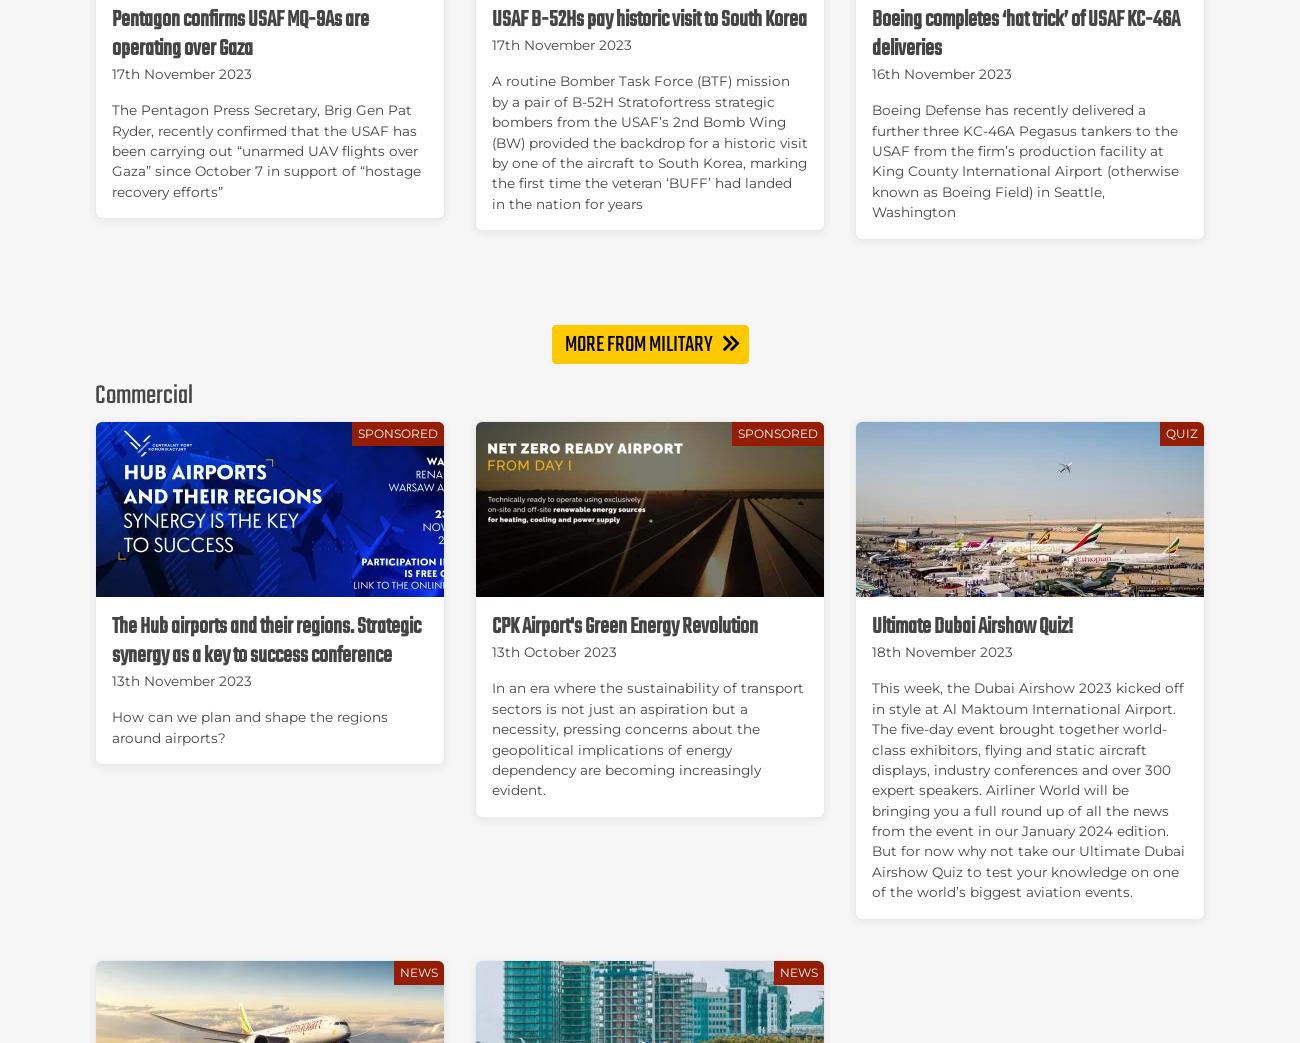  Describe the element at coordinates (647, 738) in the screenshot. I see `'In an era where the sustainability of transport sectors is not just an aspiration but a necessity, pressing concerns about the geopolitical implications of energy dependency are becoming increasingly evident.'` at that location.